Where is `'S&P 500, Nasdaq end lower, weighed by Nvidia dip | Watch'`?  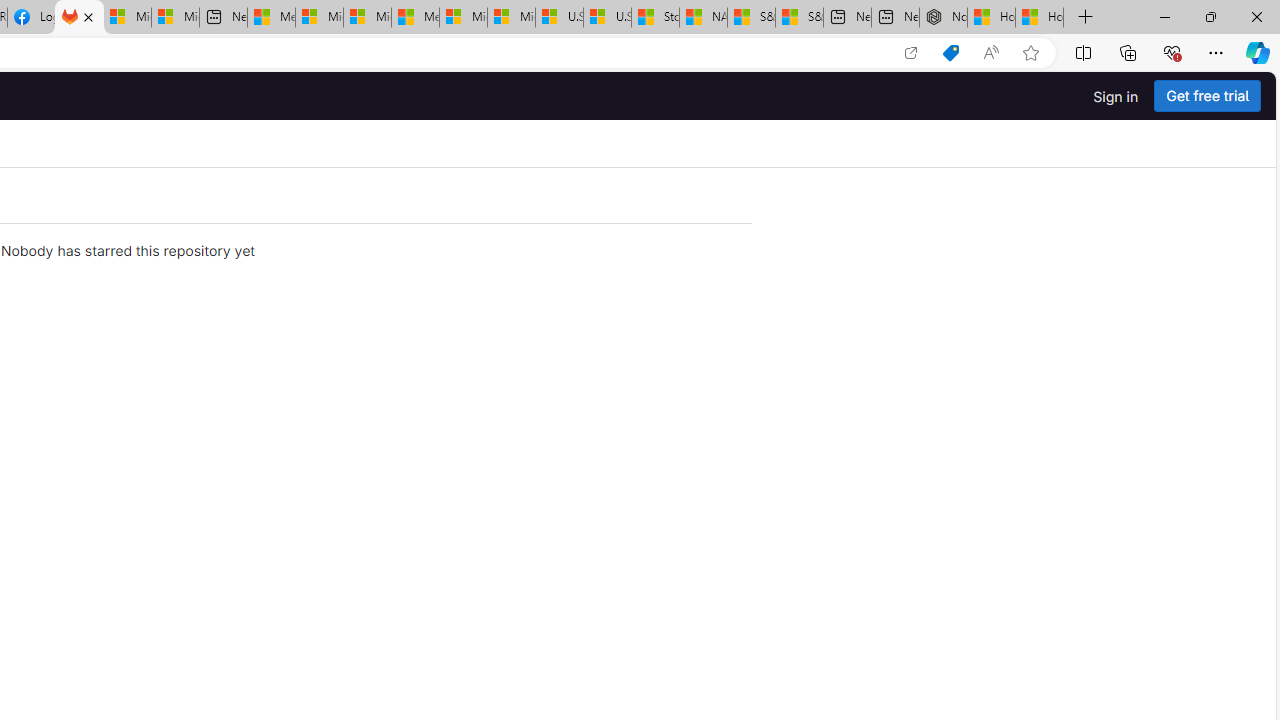
'S&P 500, Nasdaq end lower, weighed by Nvidia dip | Watch' is located at coordinates (798, 17).